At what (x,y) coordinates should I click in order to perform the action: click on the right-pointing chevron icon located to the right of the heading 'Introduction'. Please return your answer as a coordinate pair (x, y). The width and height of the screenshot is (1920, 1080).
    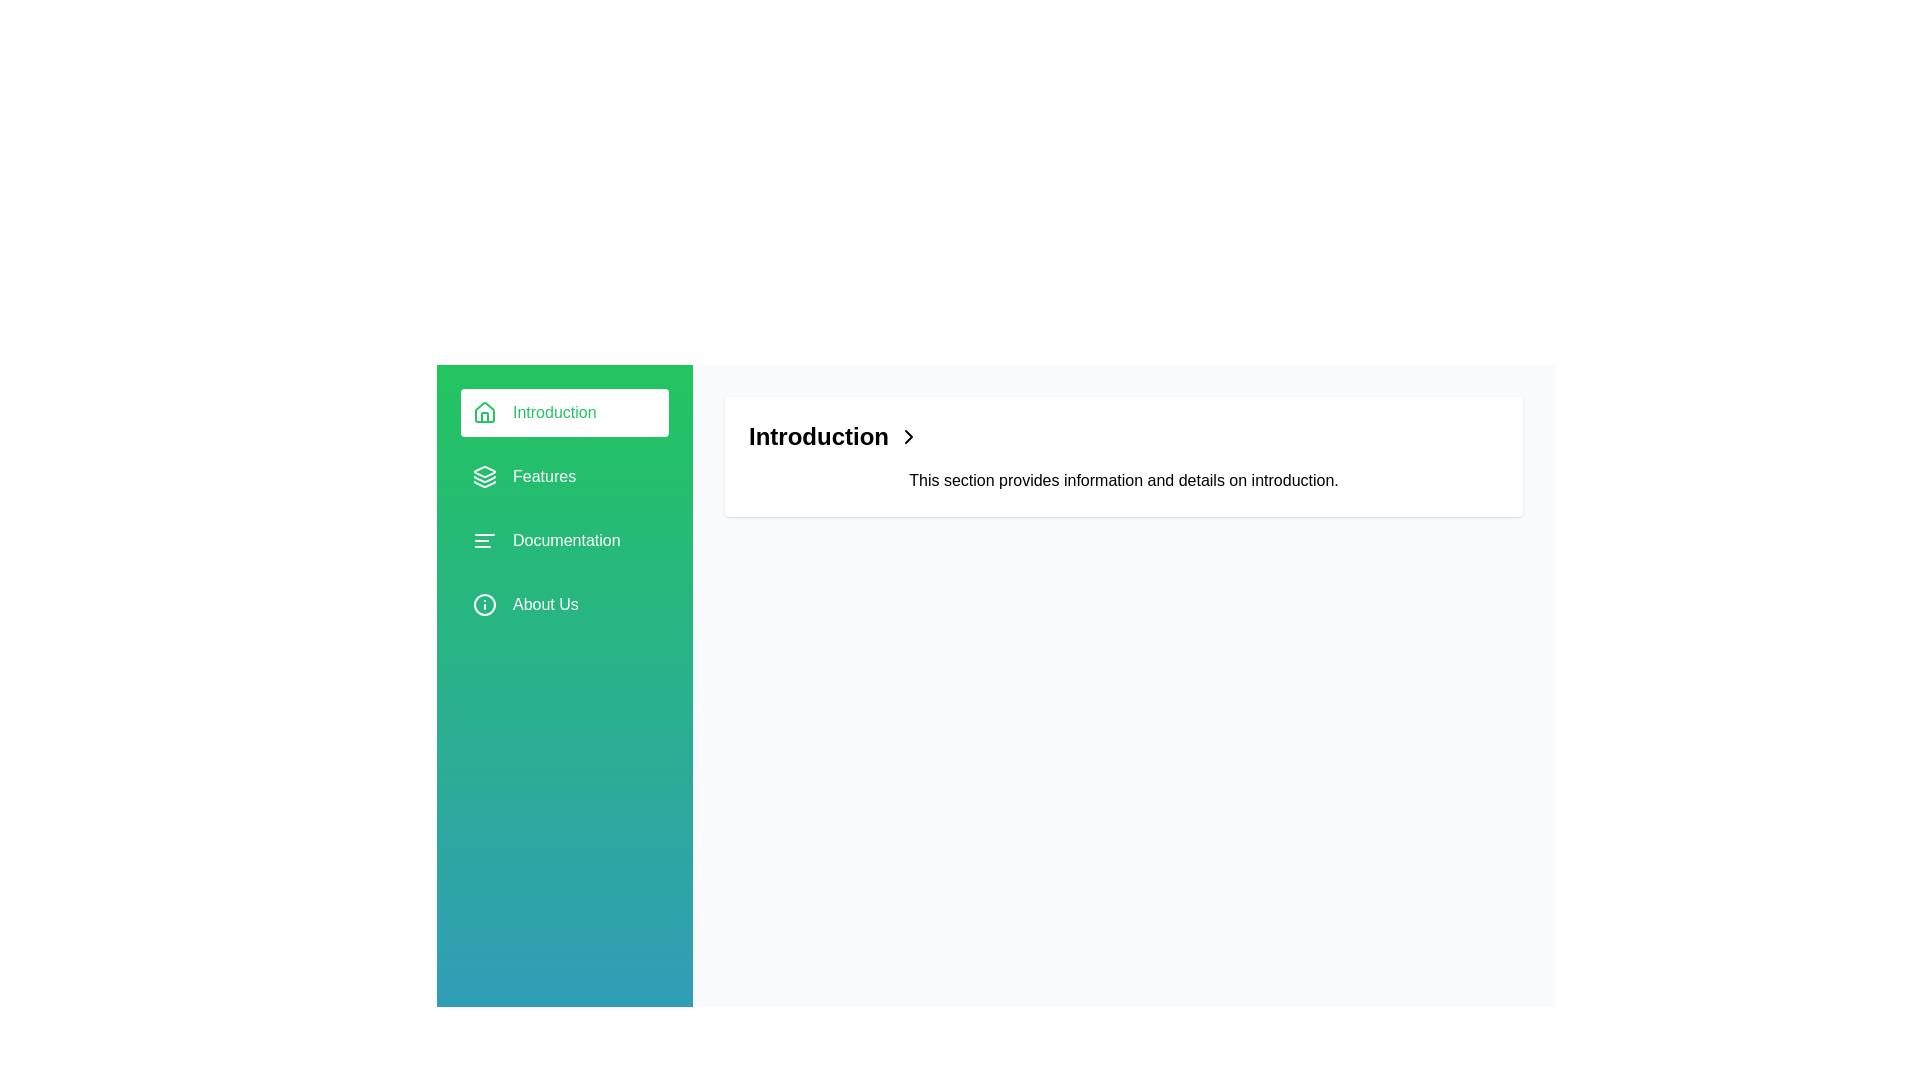
    Looking at the image, I should click on (907, 435).